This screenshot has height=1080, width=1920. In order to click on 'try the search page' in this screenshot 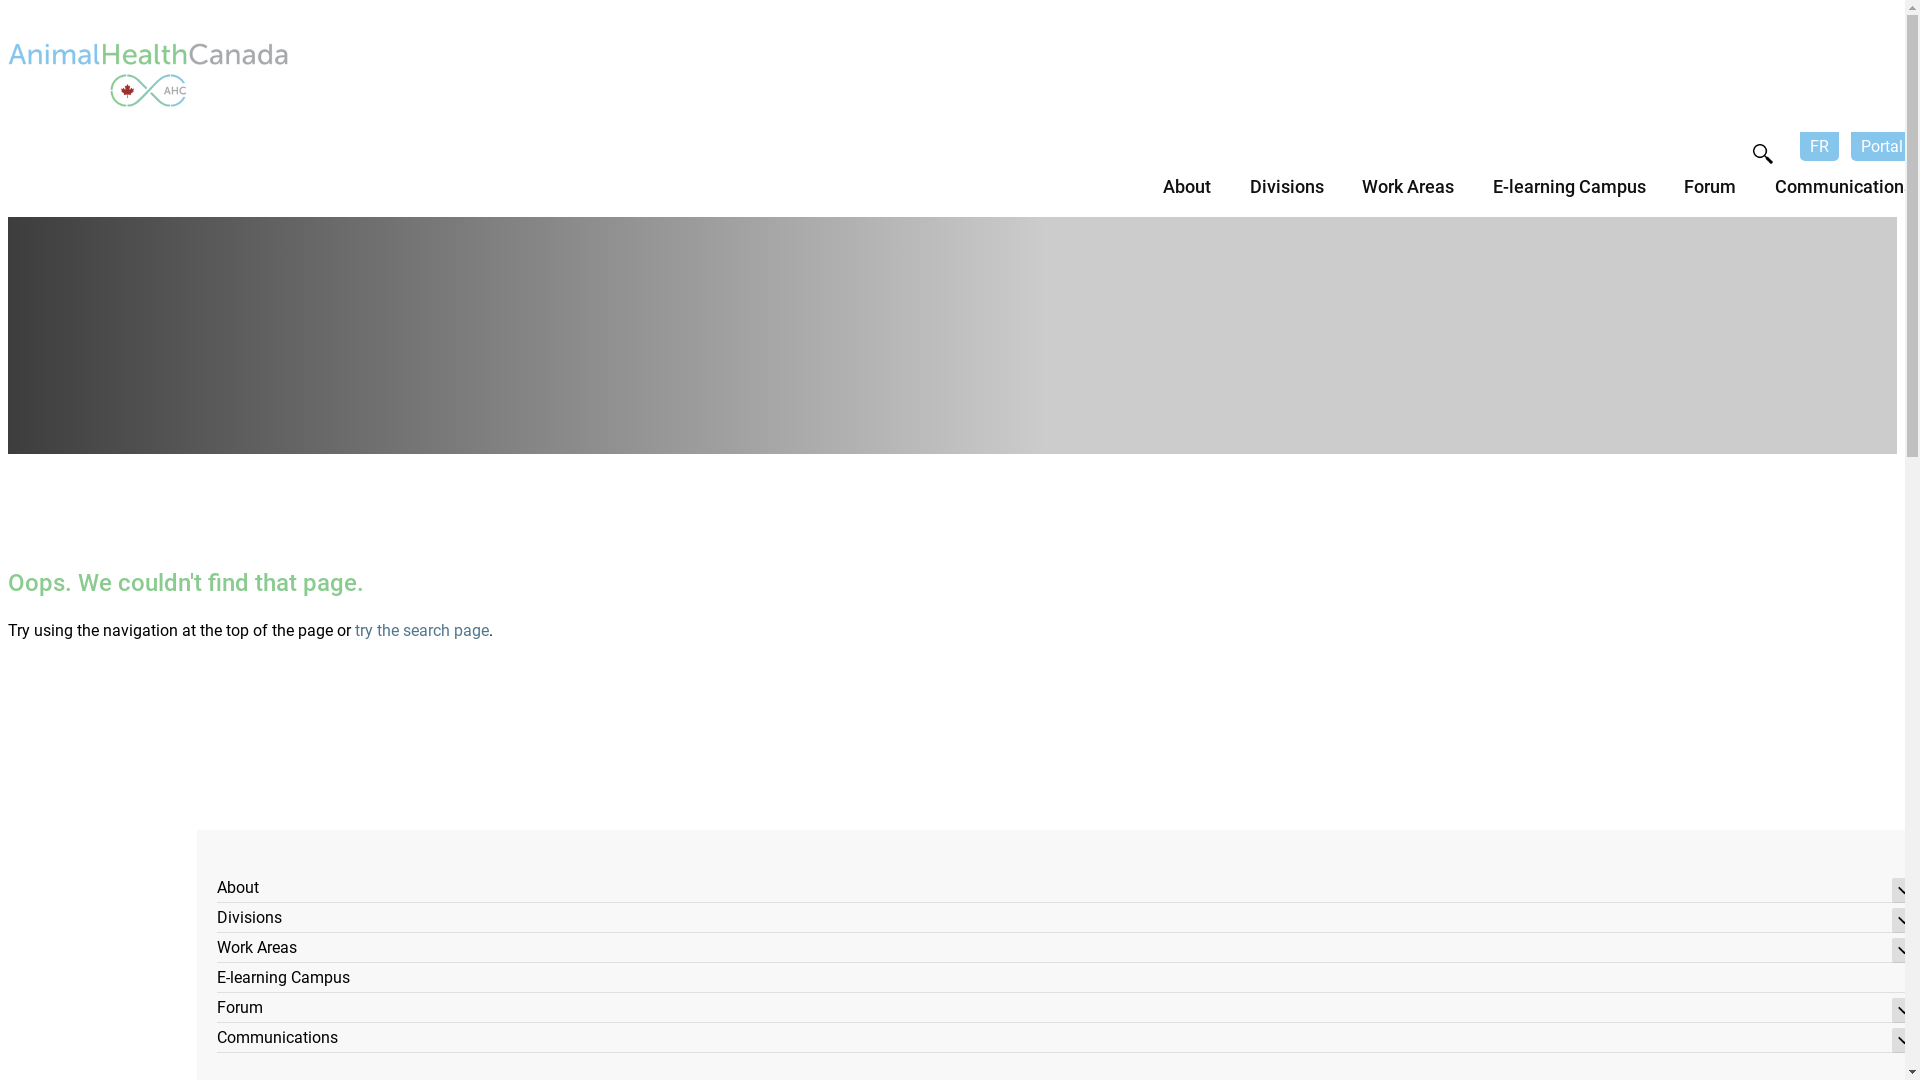, I will do `click(421, 630)`.